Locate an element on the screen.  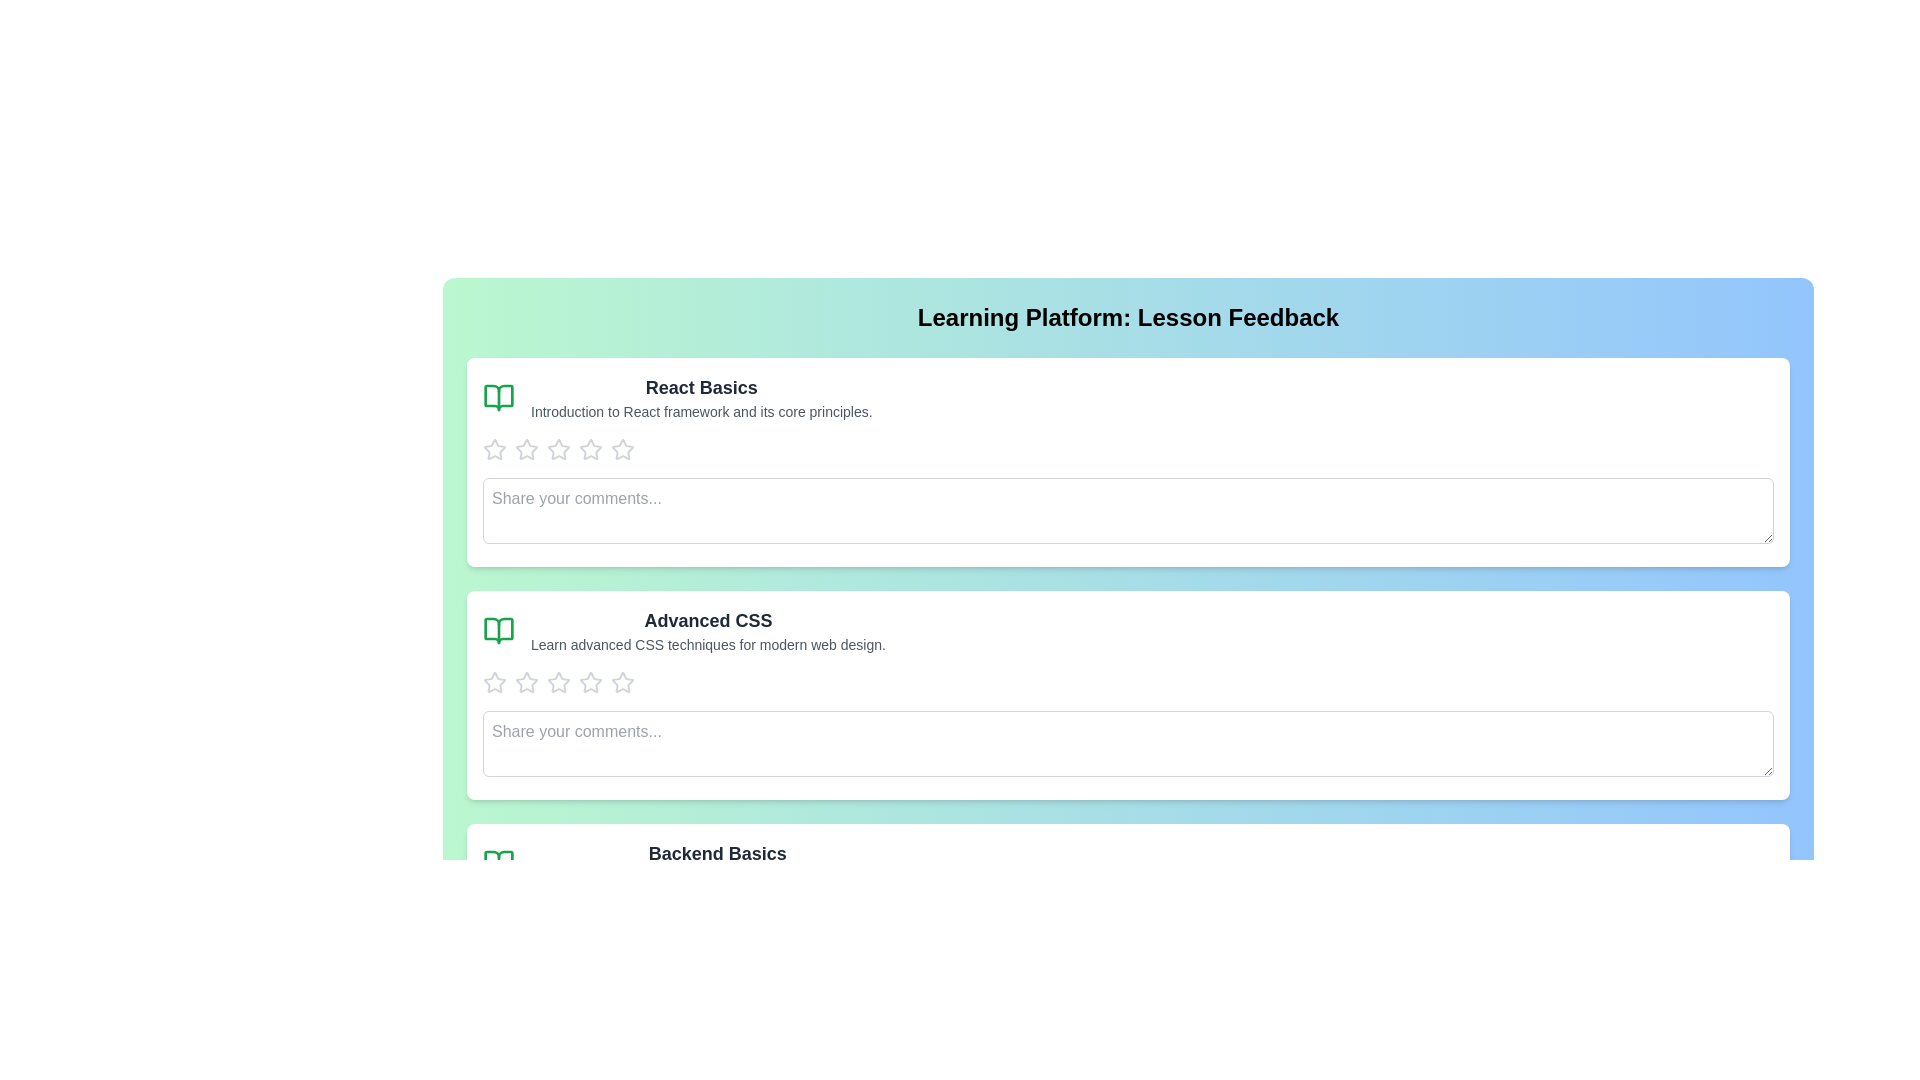
the informational header for the lesson about the basics of backend web development, which is the third item in a vertical list of learning modules is located at coordinates (717, 863).